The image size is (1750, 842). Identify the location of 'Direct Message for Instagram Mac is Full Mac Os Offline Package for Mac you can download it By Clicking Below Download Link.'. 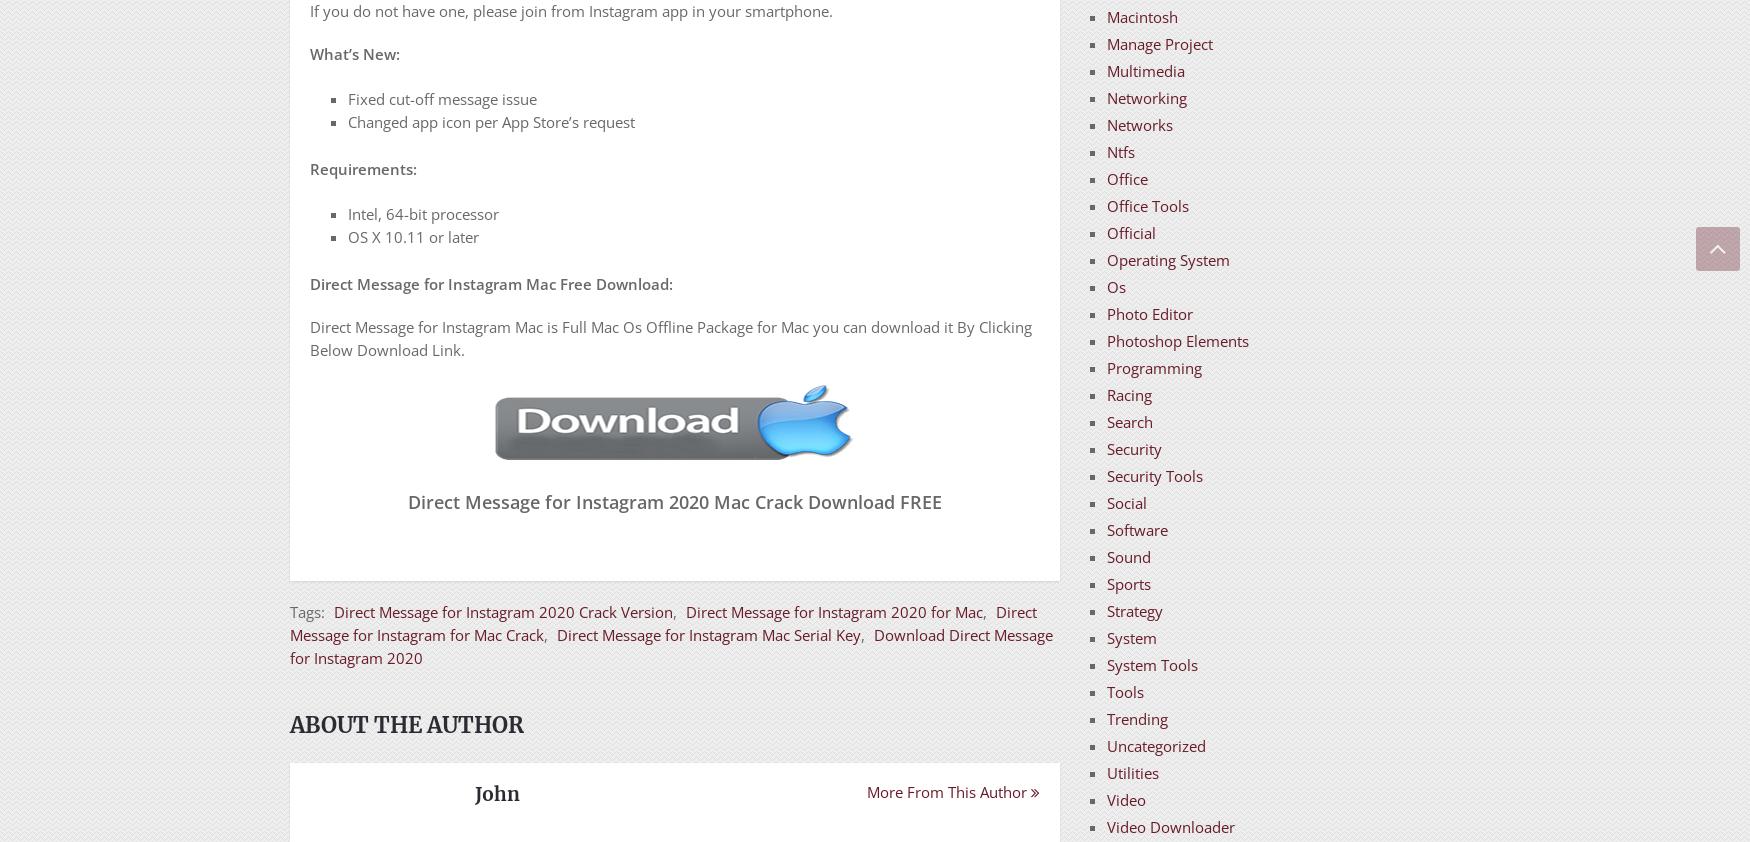
(669, 337).